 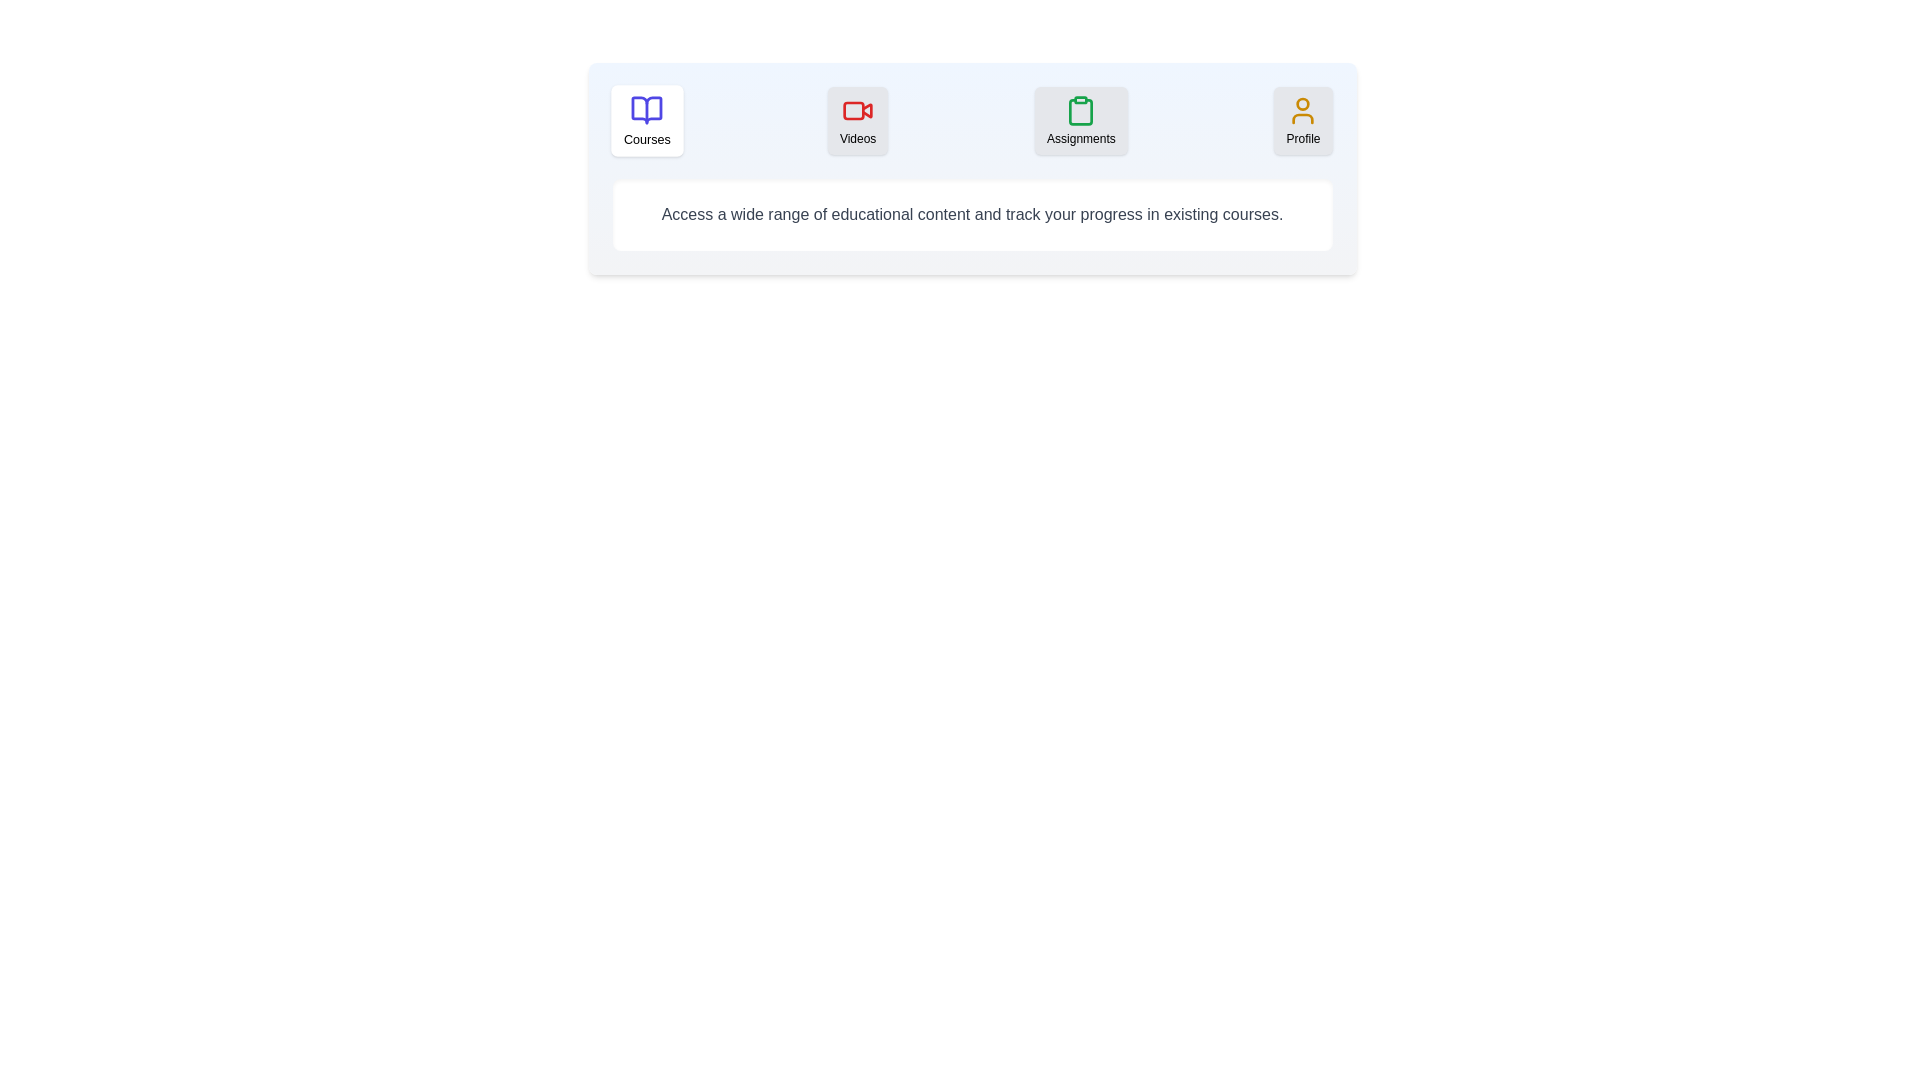 I want to click on the tab labeled Profile, so click(x=1303, y=120).